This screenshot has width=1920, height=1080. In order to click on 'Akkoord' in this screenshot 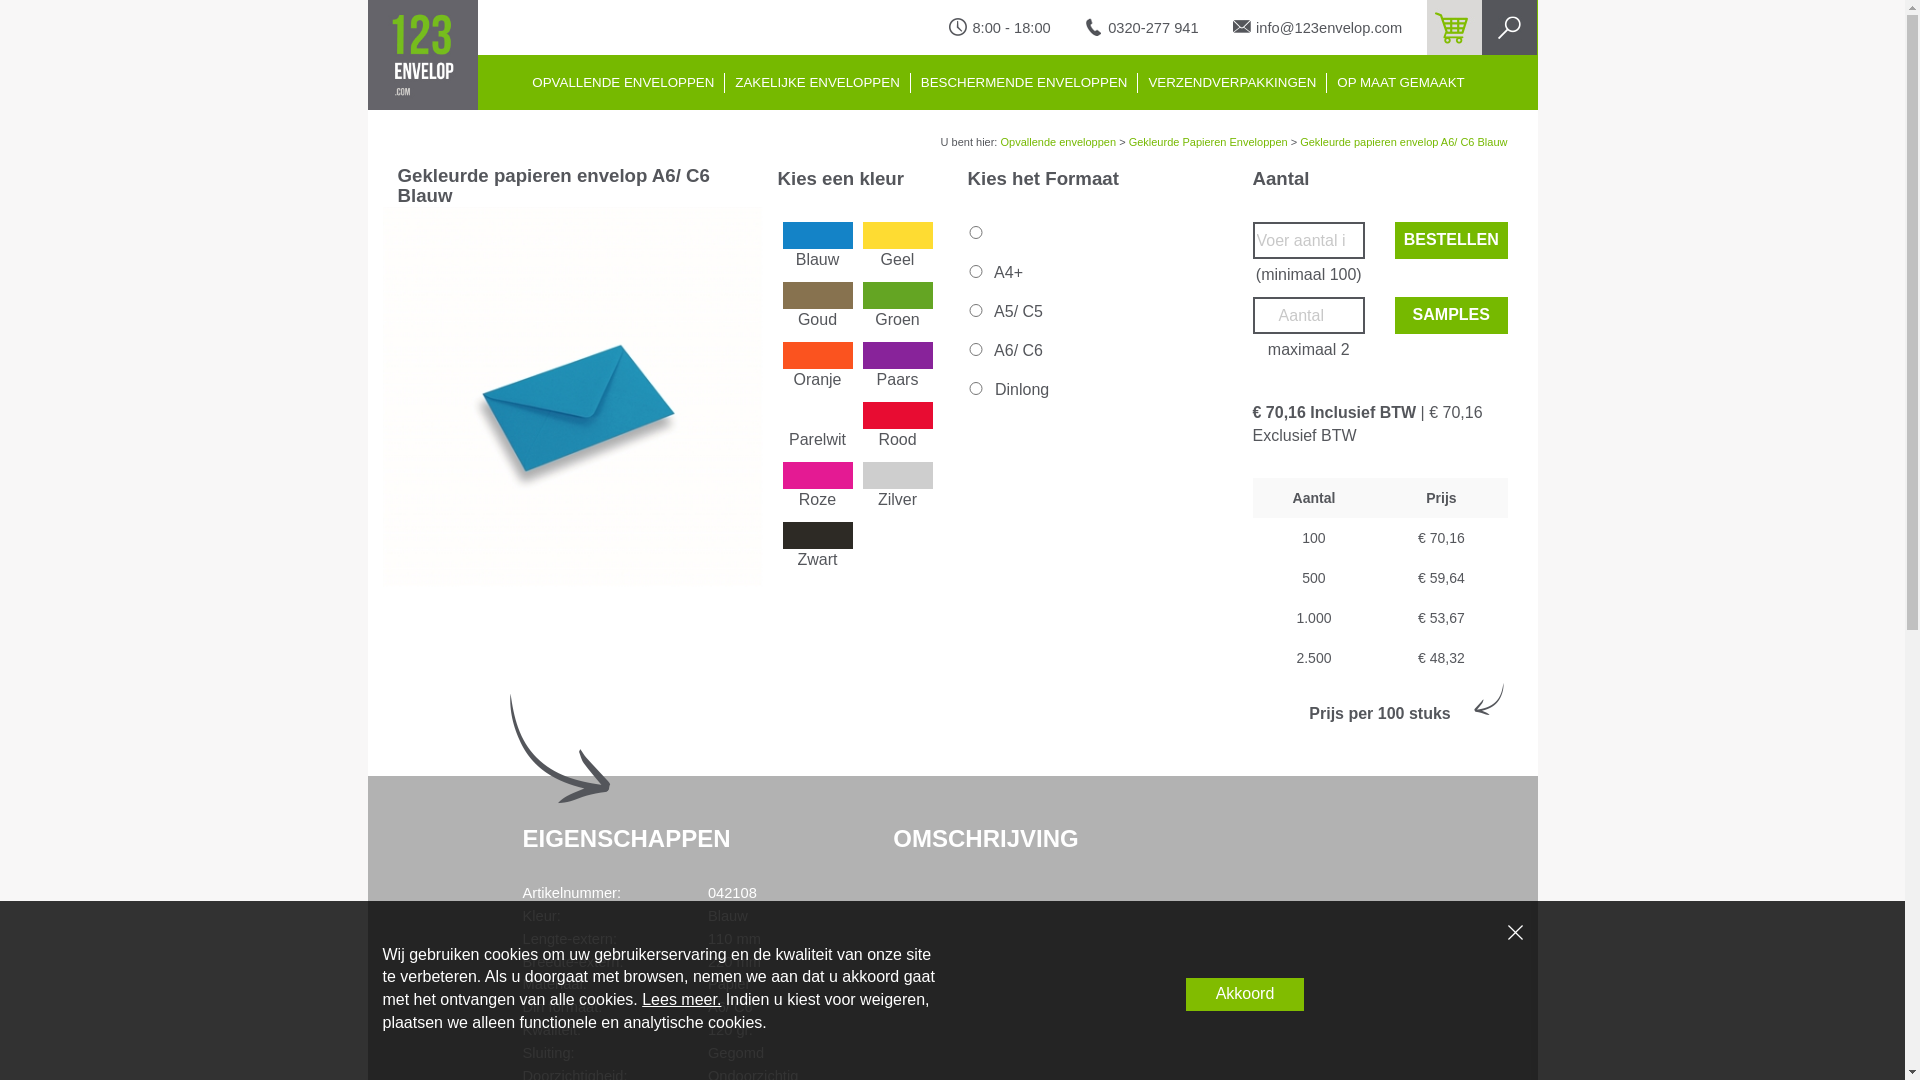, I will do `click(1185, 994)`.